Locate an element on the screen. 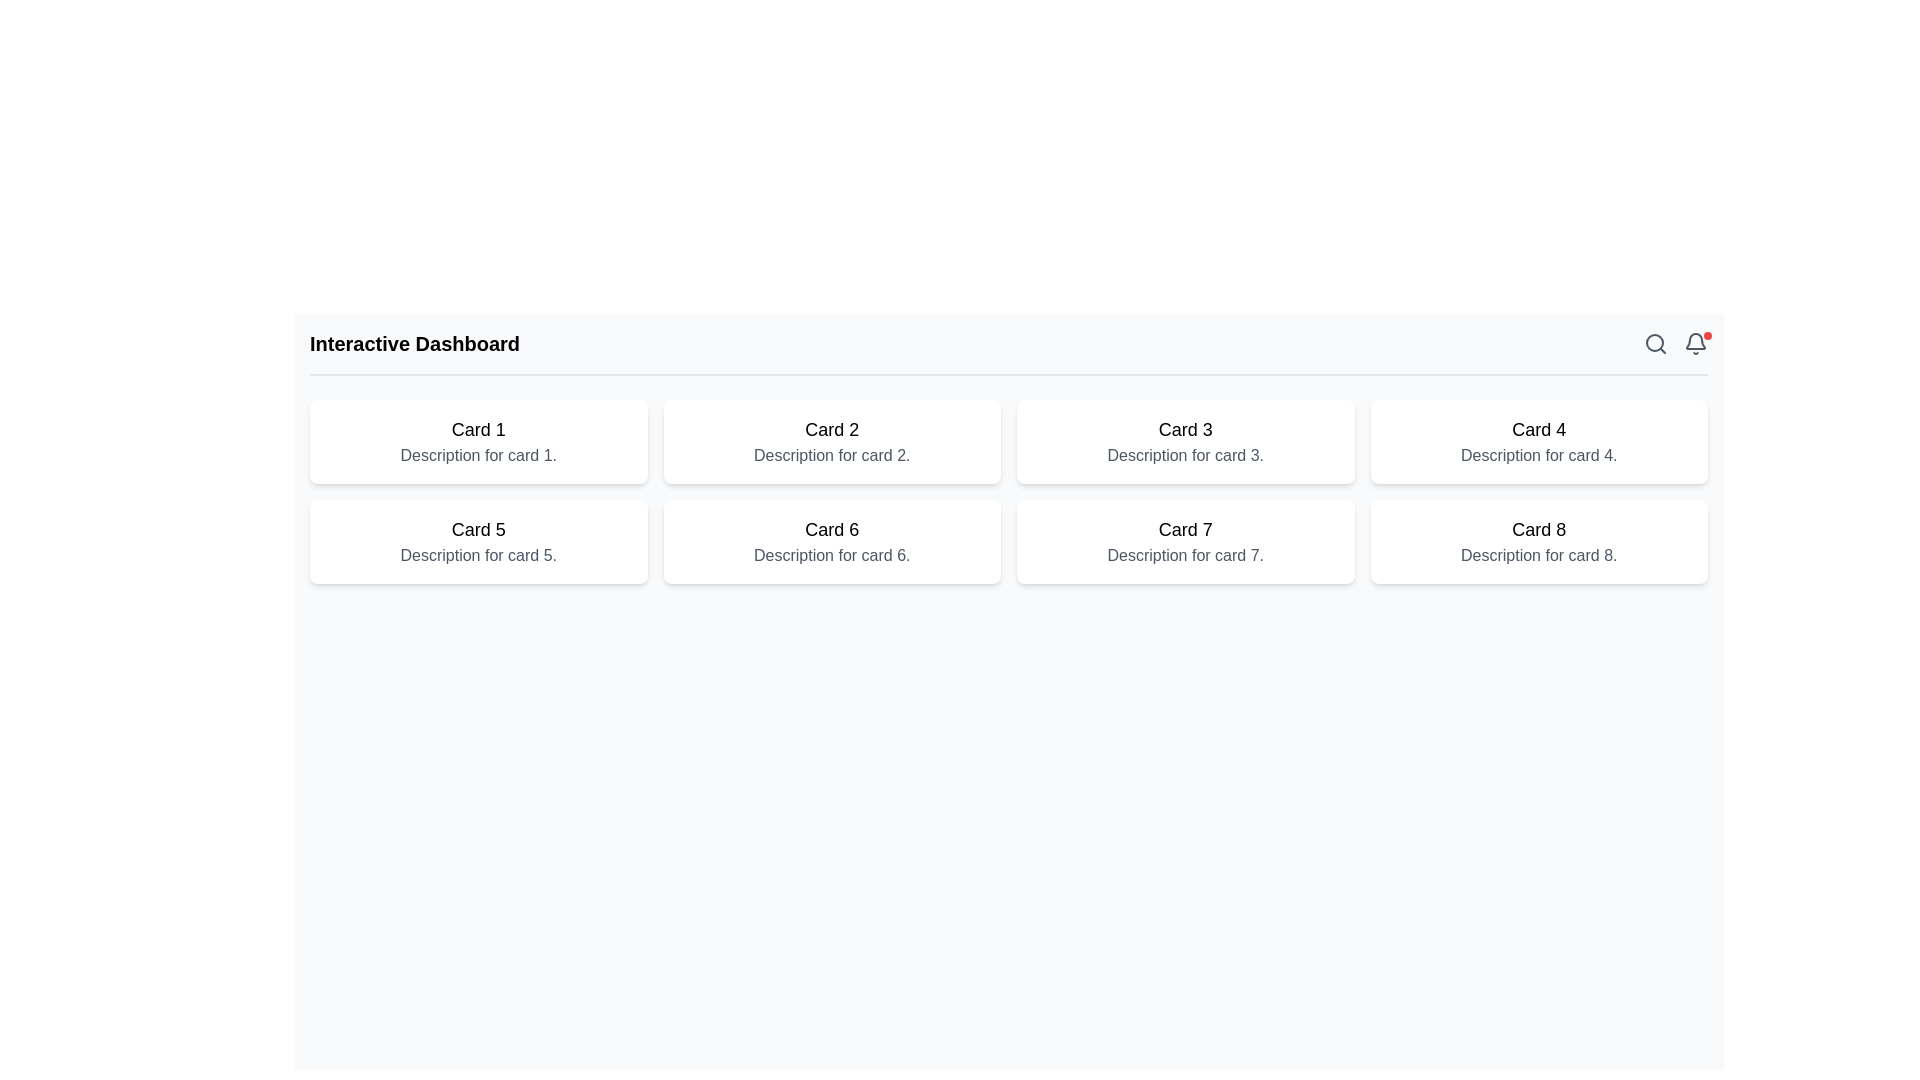 The image size is (1920, 1080). 'Card 6' to interact with it, which is located in the second row and second column of the grid layout is located at coordinates (832, 542).